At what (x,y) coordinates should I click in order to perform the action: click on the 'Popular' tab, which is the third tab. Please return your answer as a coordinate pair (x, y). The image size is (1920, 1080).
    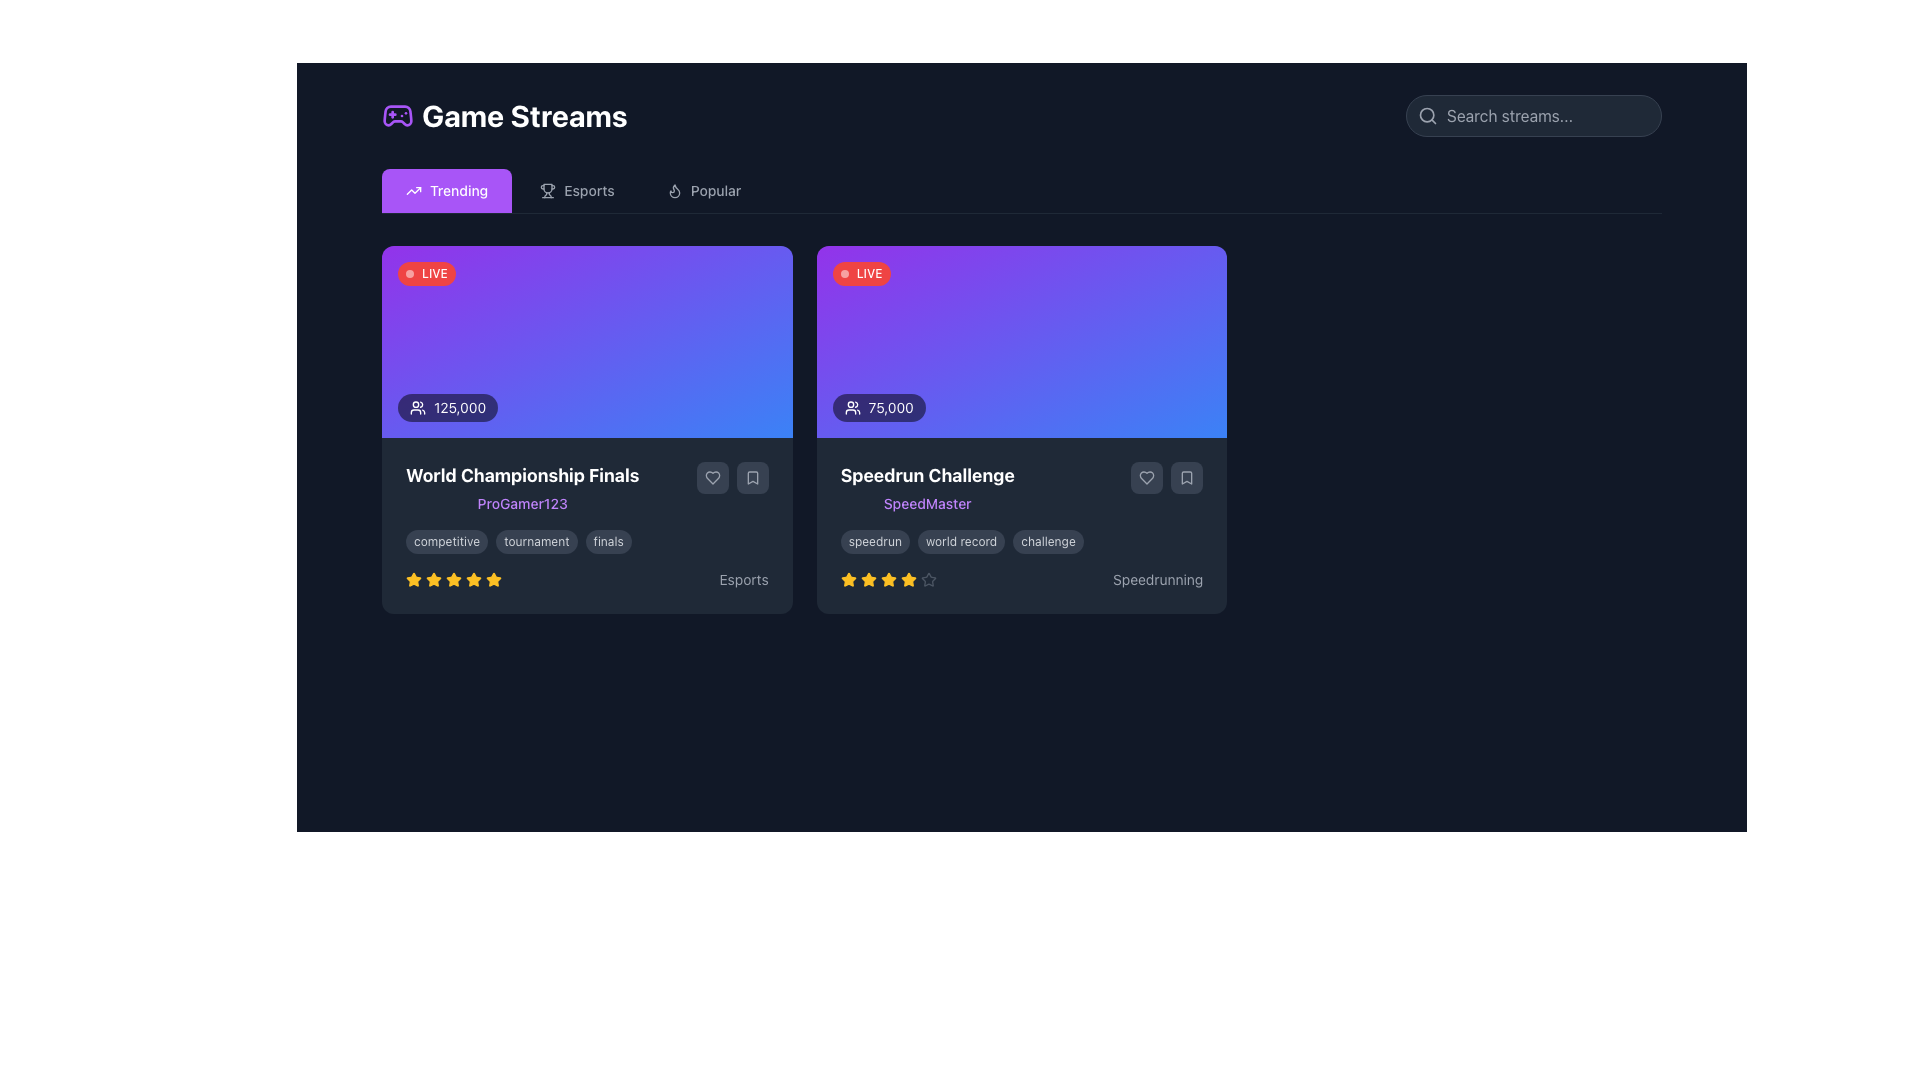
    Looking at the image, I should click on (704, 191).